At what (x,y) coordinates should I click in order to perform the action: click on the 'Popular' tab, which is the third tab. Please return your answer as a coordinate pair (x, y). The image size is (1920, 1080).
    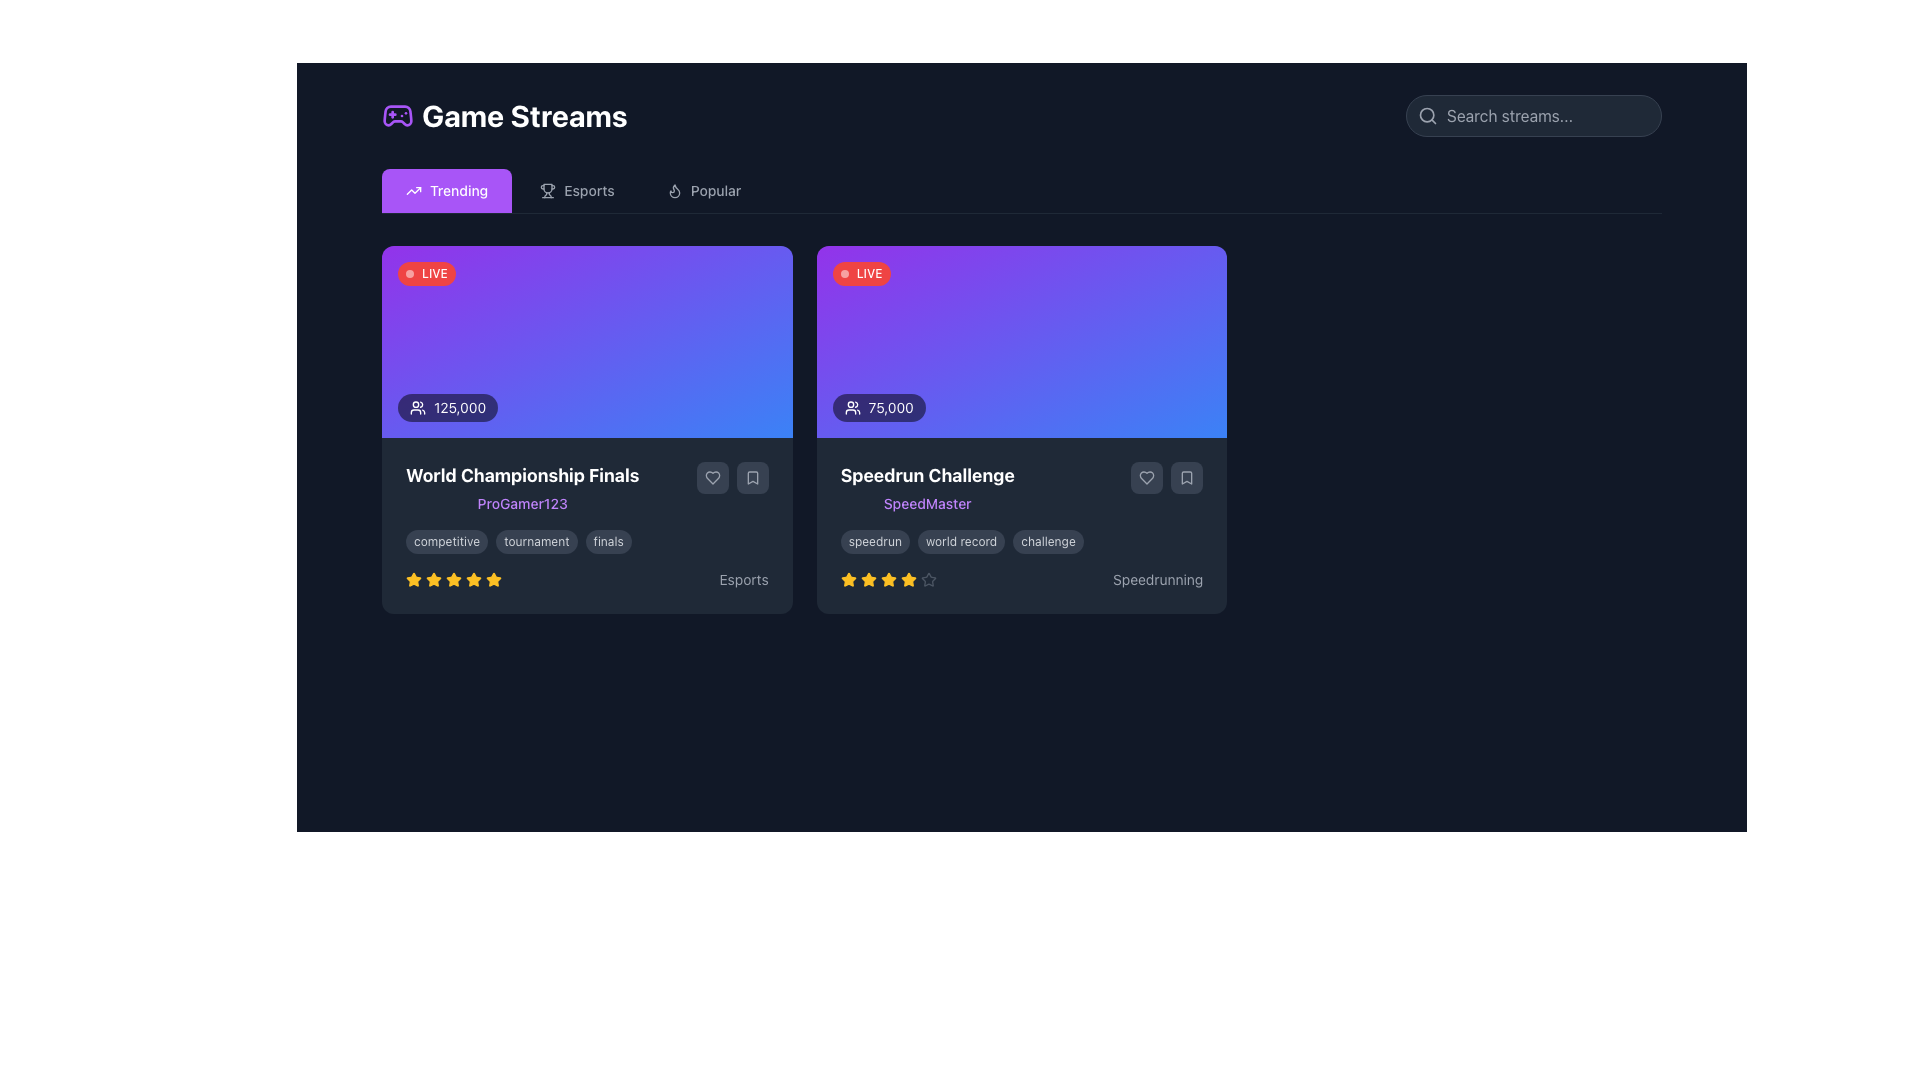
    Looking at the image, I should click on (704, 191).